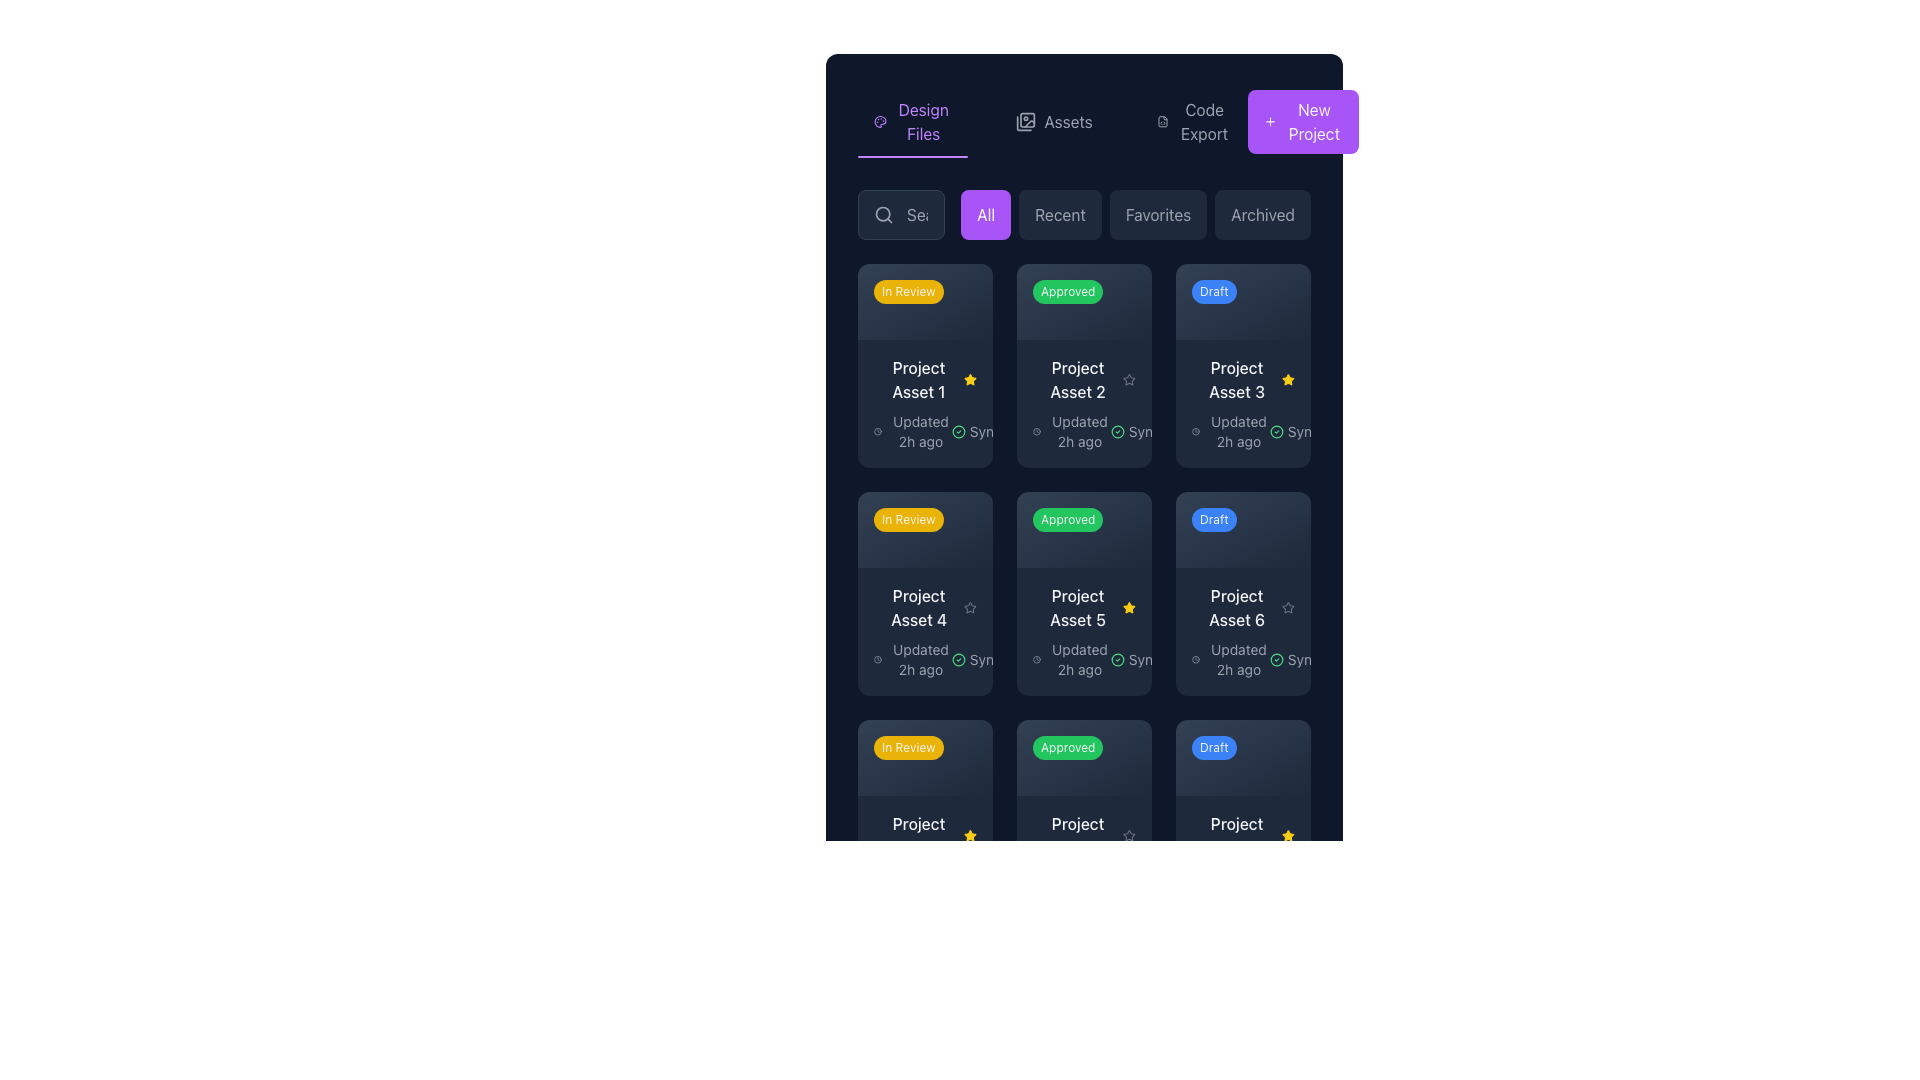 This screenshot has width=1920, height=1080. I want to click on the text label 'Updated 2h agoSync' with accompanying icons, located in the bottom part of the card labeled 'Project Asset 4', so click(924, 659).